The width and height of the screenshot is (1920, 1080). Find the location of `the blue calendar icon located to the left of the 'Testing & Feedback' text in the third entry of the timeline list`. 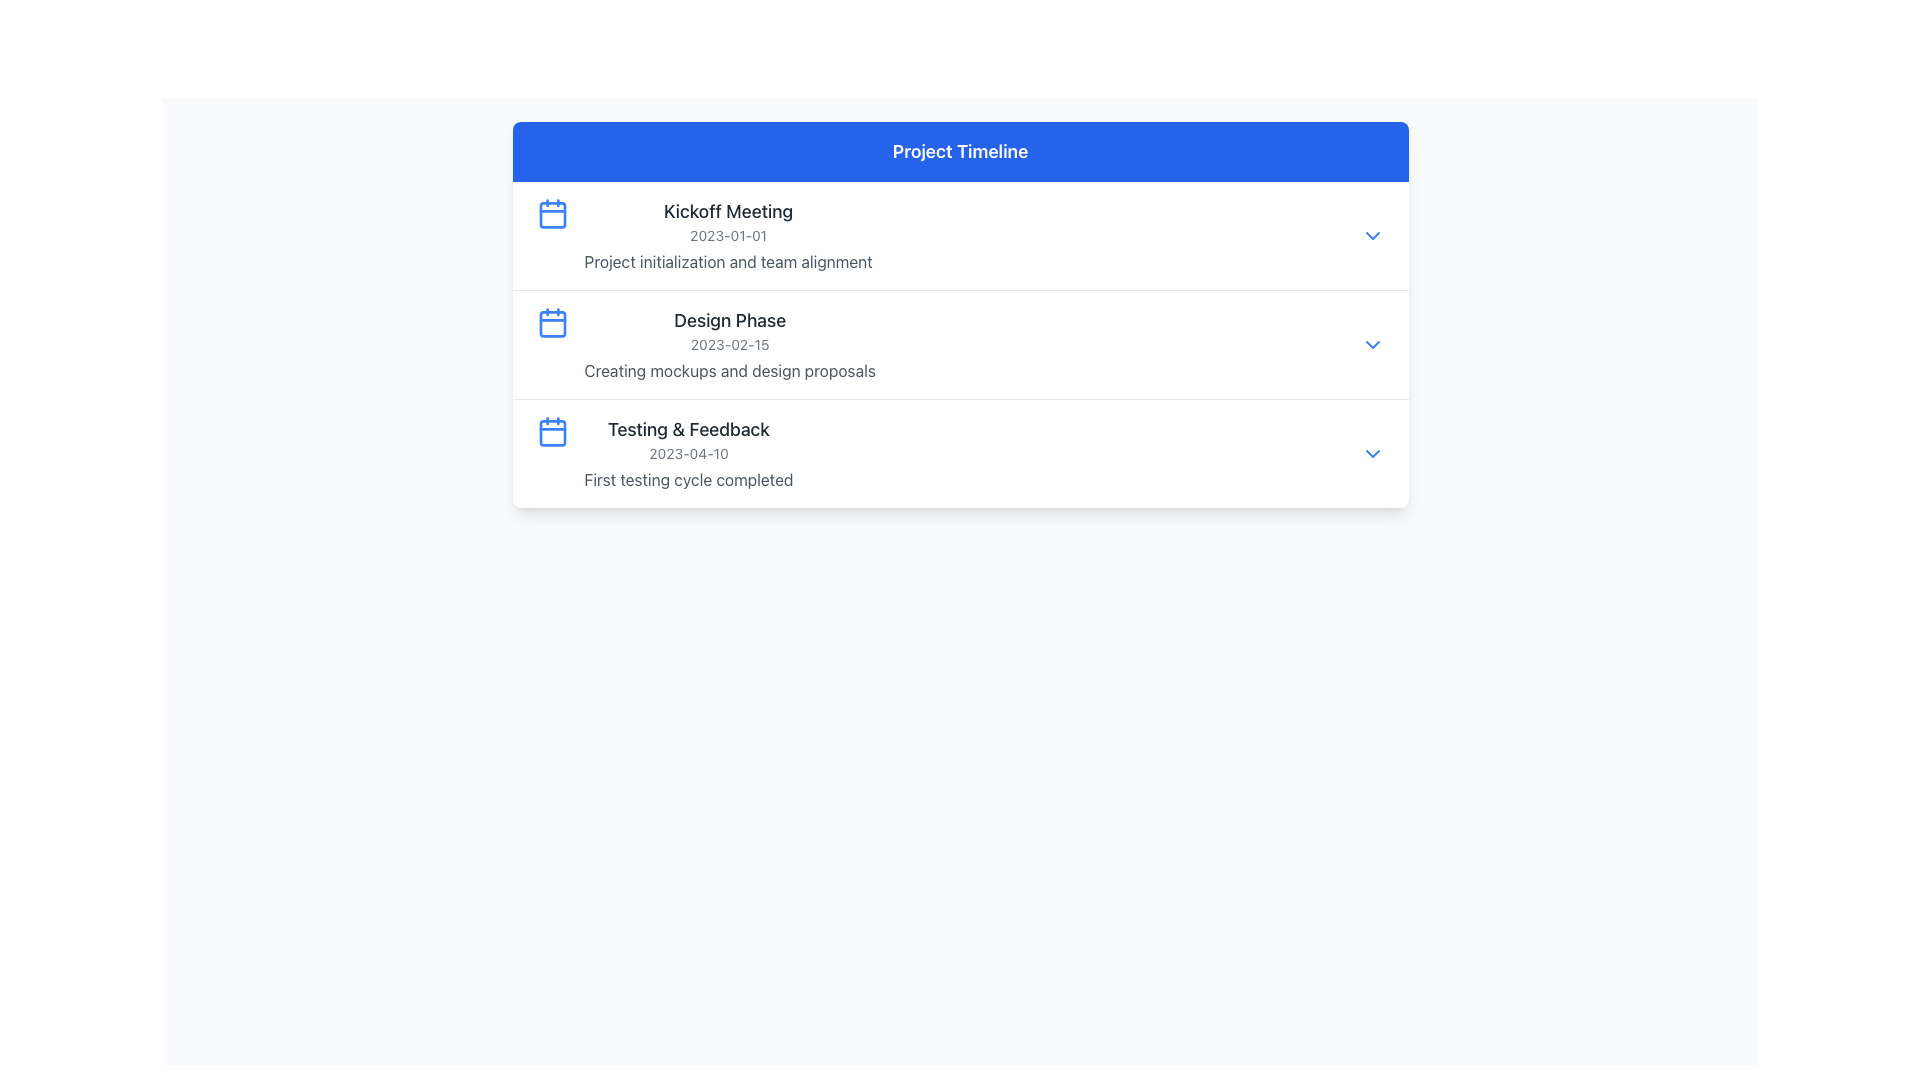

the blue calendar icon located to the left of the 'Testing & Feedback' text in the third entry of the timeline list is located at coordinates (552, 431).